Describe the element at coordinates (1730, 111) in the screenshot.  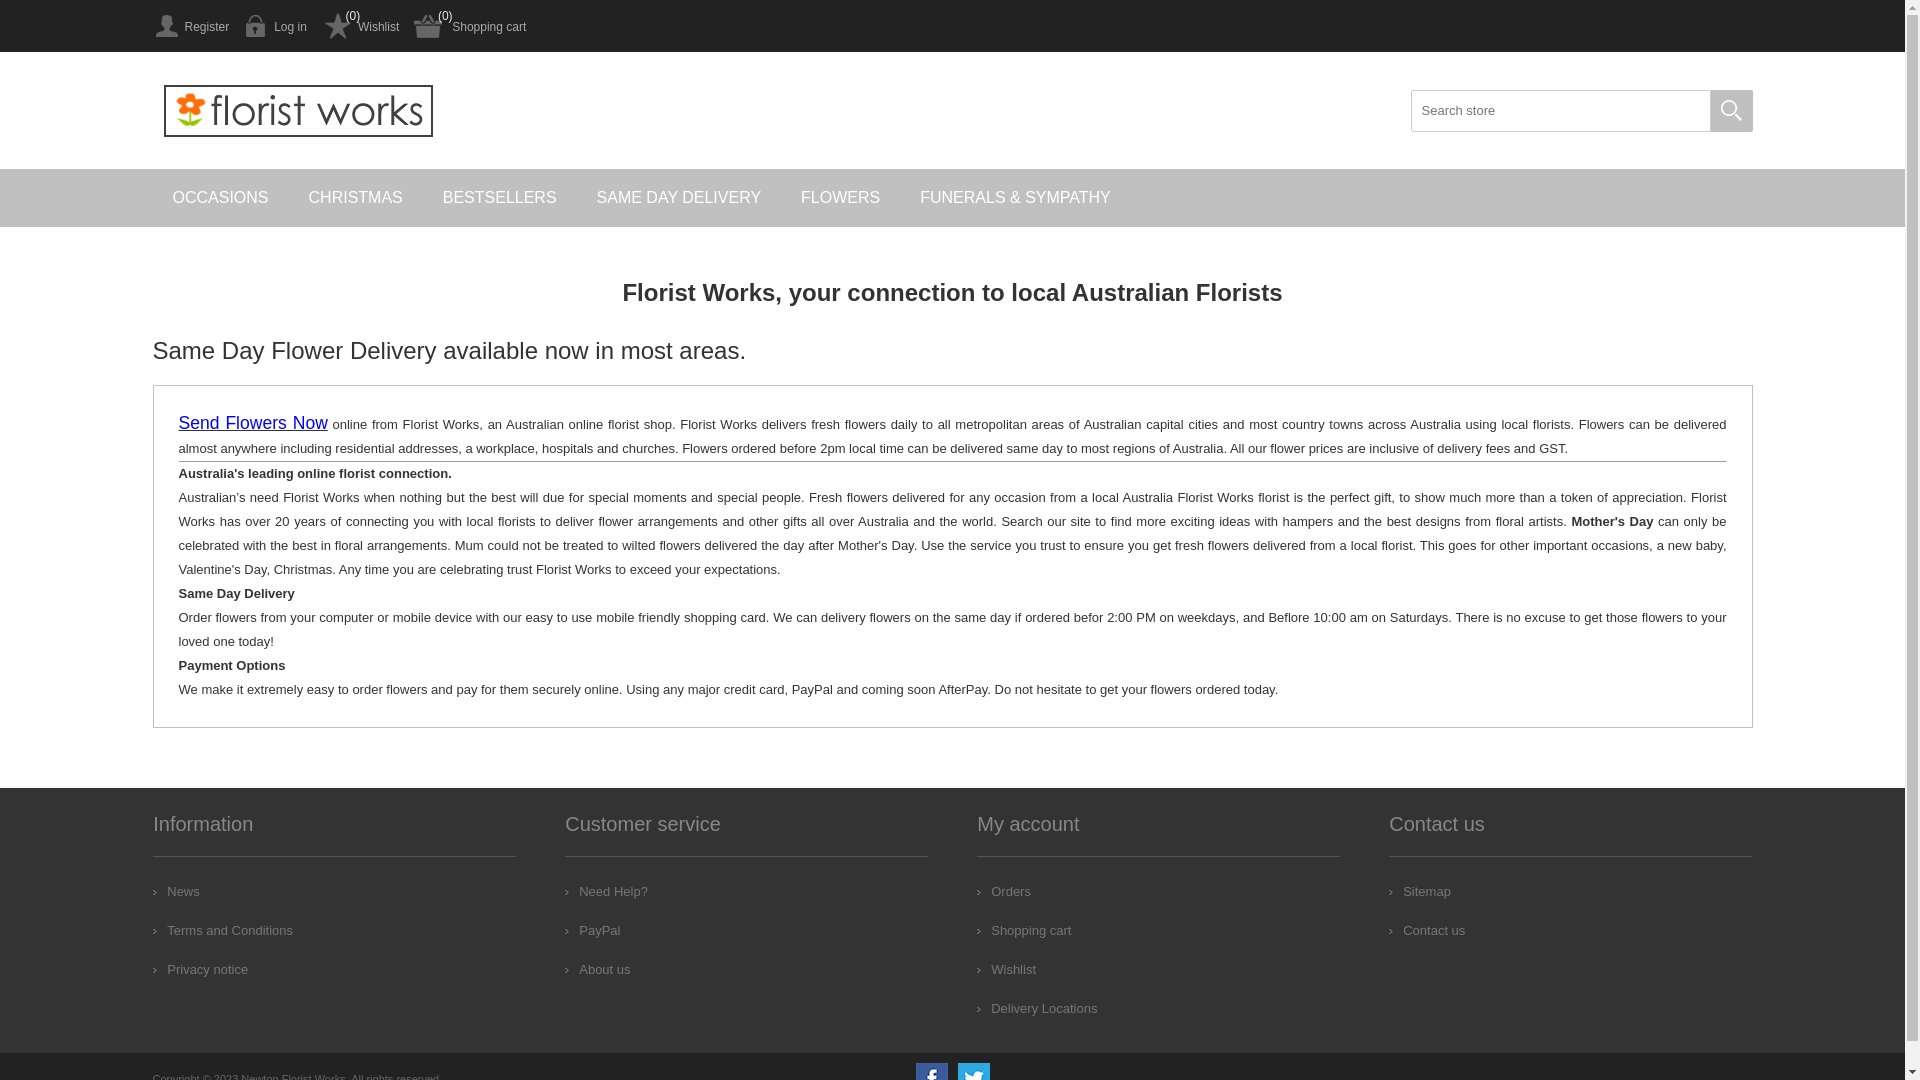
I see `'Search'` at that location.